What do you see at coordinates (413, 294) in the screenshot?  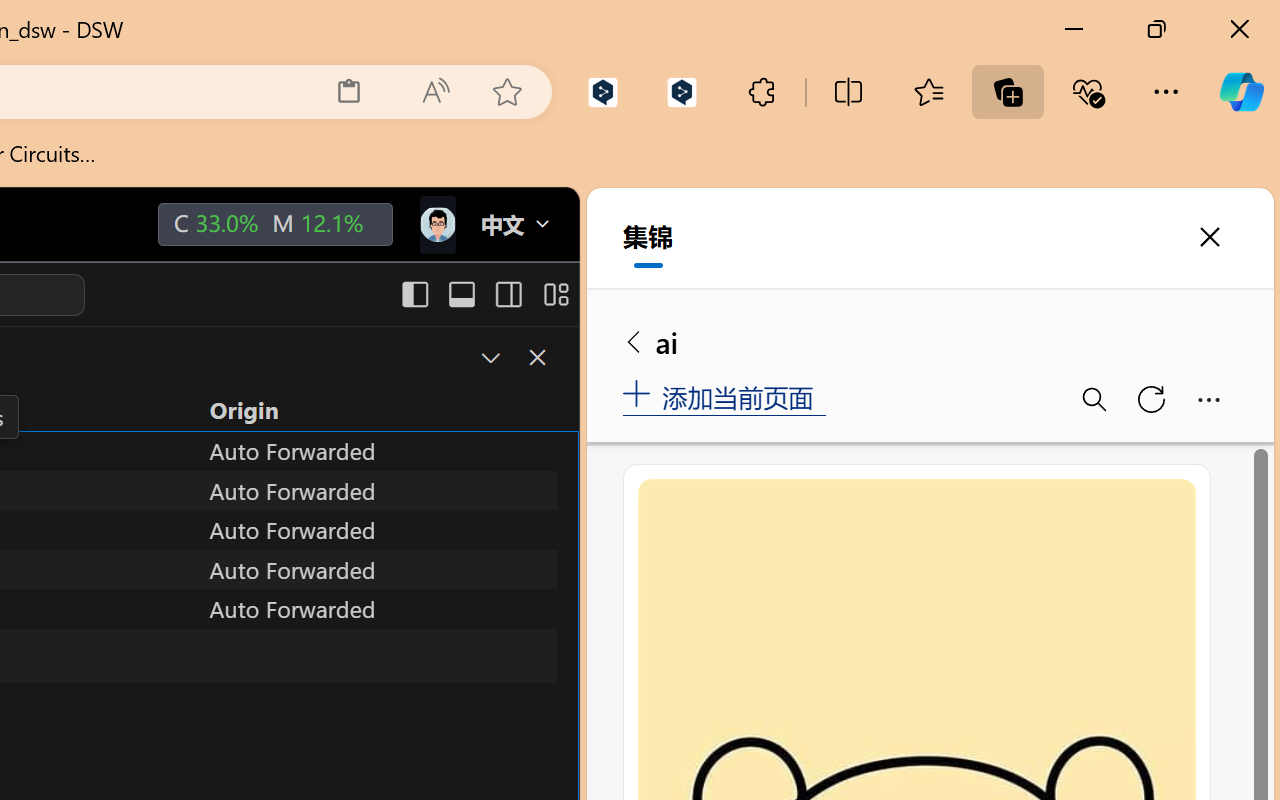 I see `'Toggle Primary Side Bar (Ctrl+B)'` at bounding box center [413, 294].